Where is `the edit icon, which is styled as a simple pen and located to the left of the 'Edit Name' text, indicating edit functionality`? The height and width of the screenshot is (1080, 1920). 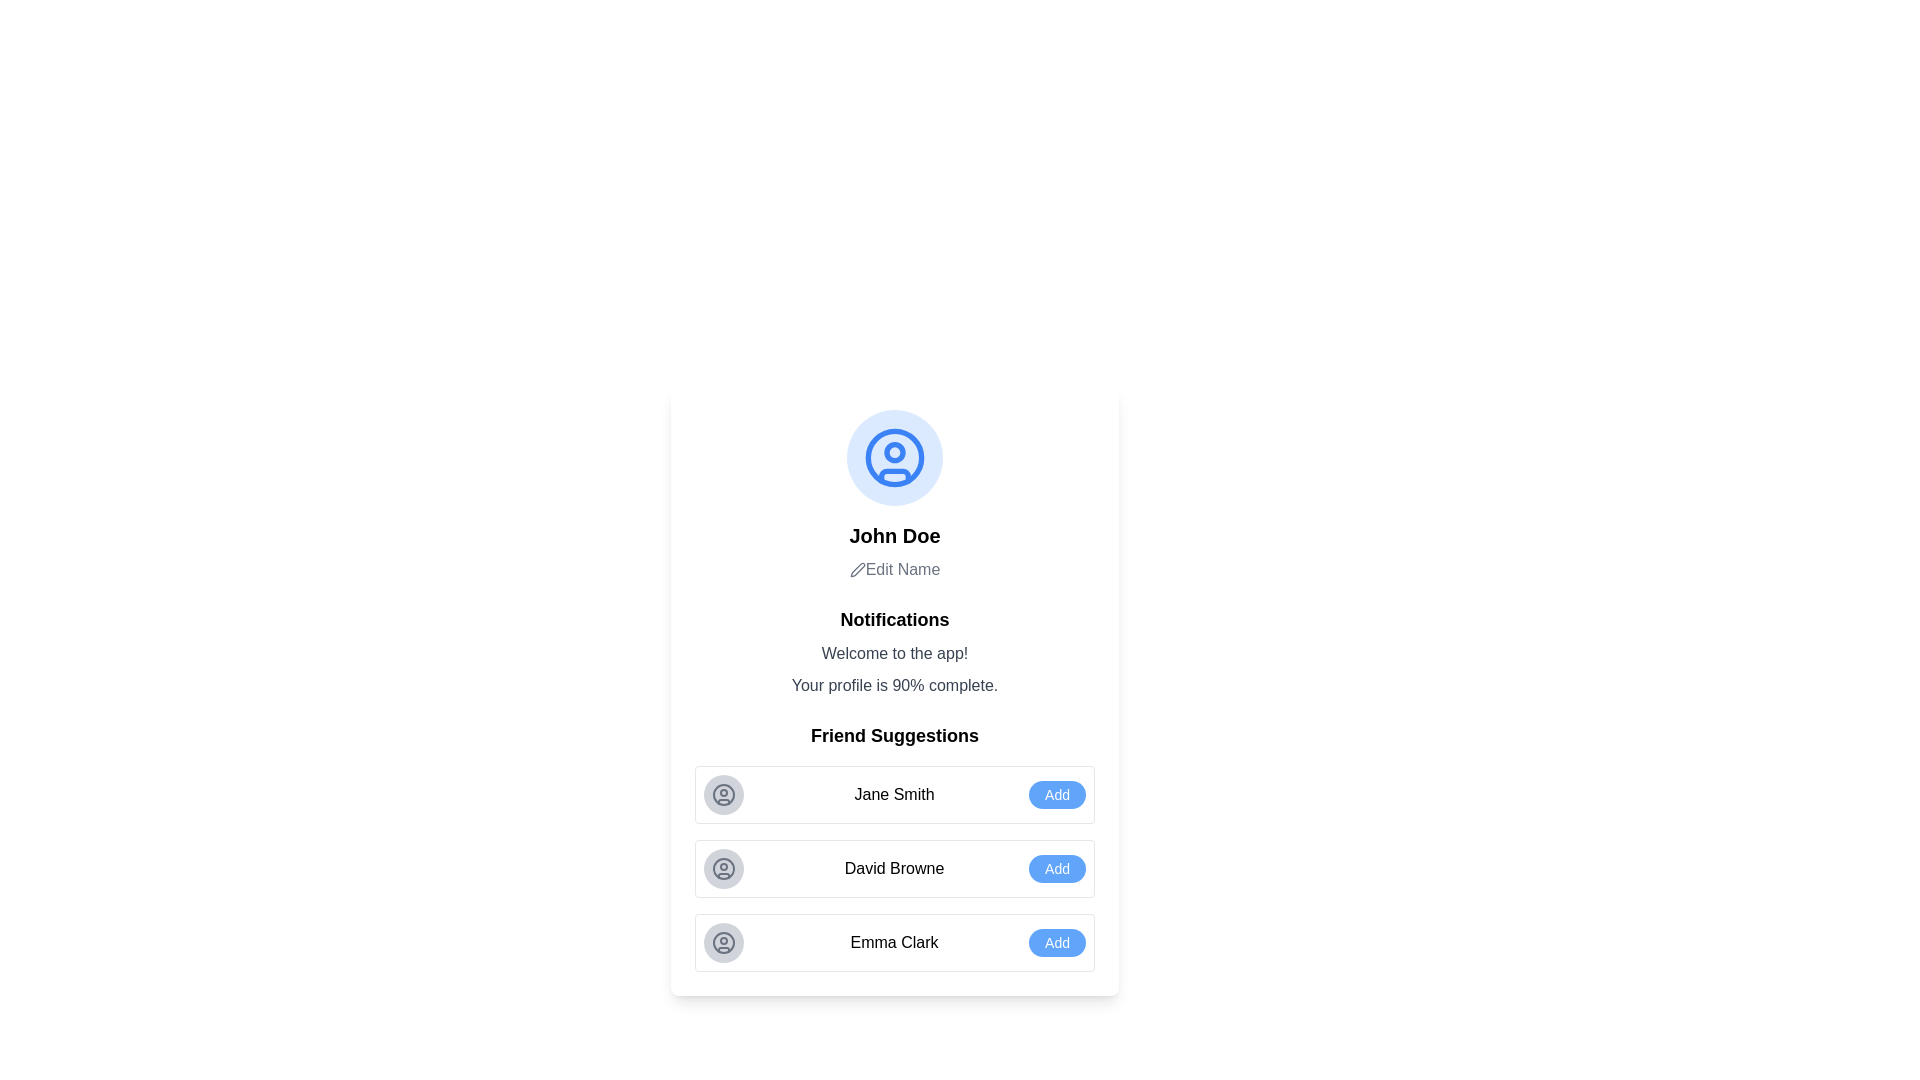 the edit icon, which is styled as a simple pen and located to the left of the 'Edit Name' text, indicating edit functionality is located at coordinates (857, 570).